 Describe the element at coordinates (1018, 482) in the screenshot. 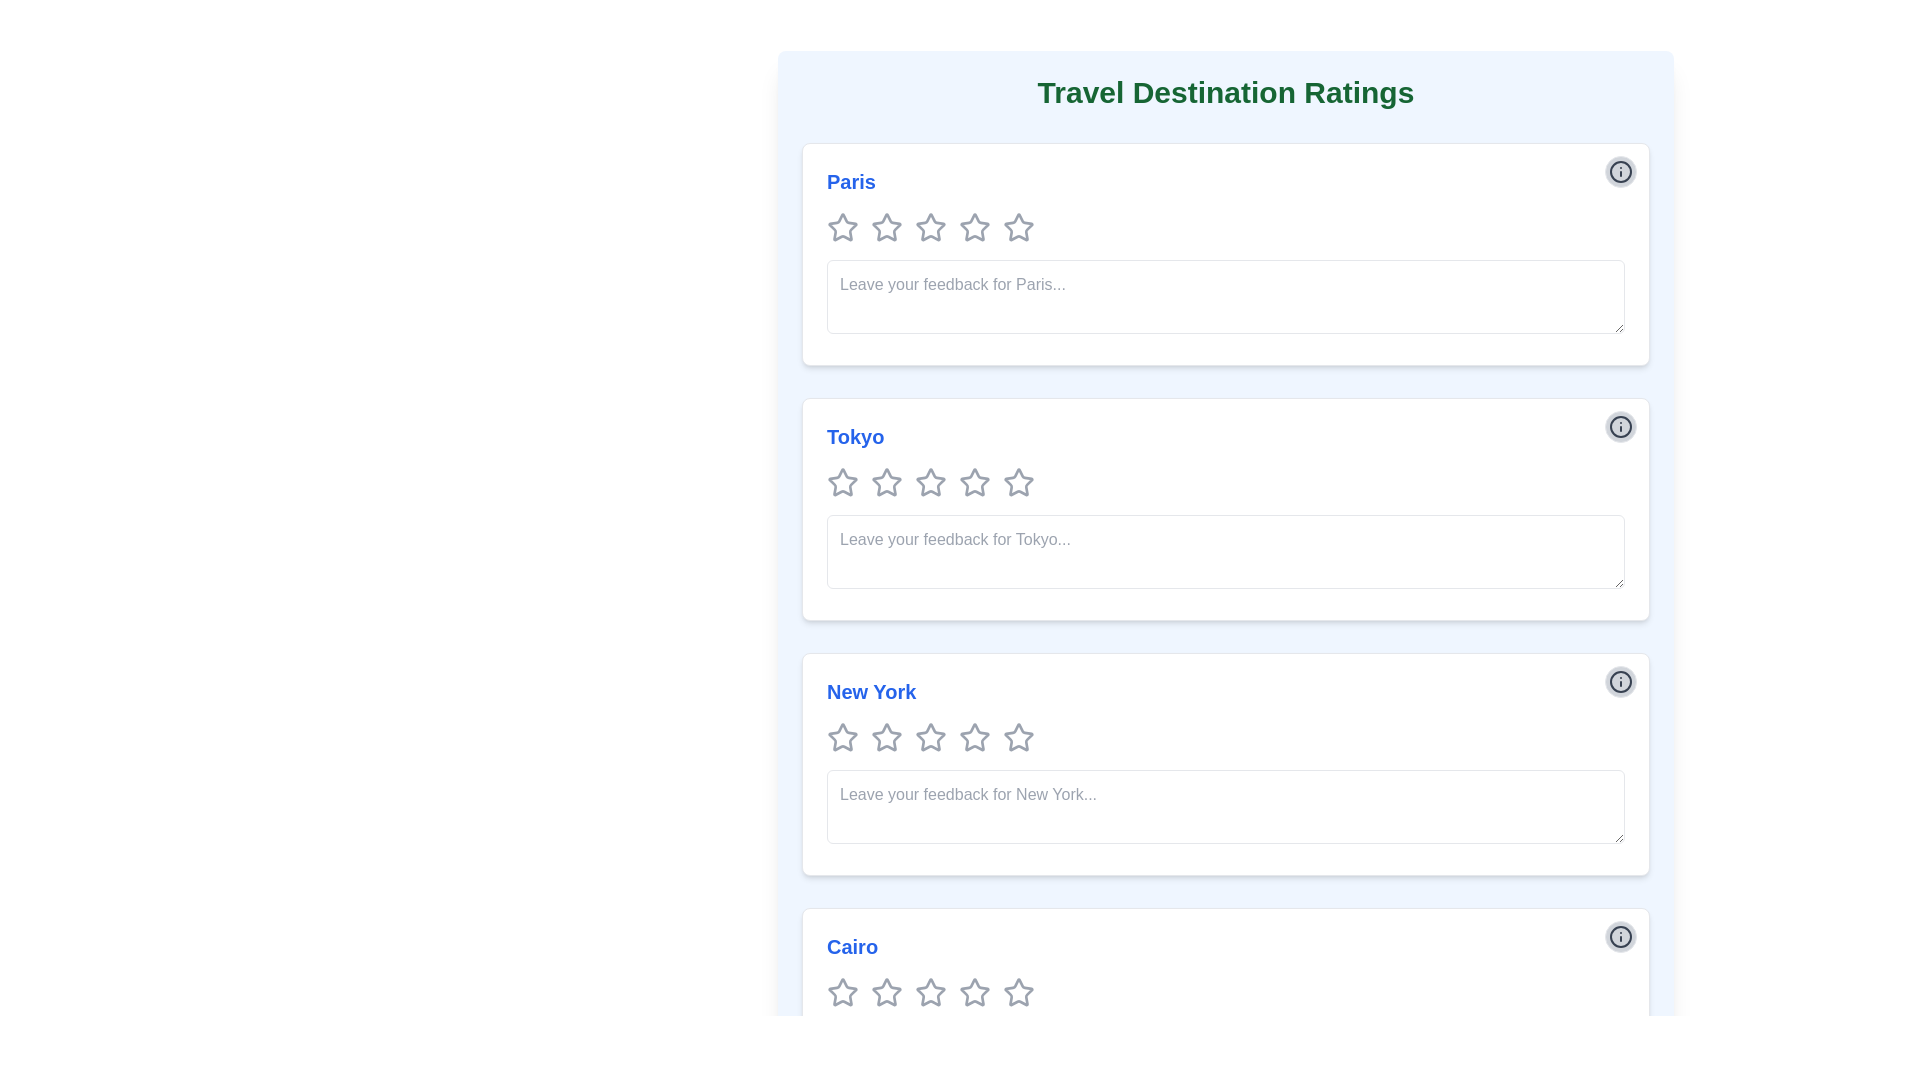

I see `the fifth star icon with a hollow center in the Tokyo rating section to rate it` at that location.